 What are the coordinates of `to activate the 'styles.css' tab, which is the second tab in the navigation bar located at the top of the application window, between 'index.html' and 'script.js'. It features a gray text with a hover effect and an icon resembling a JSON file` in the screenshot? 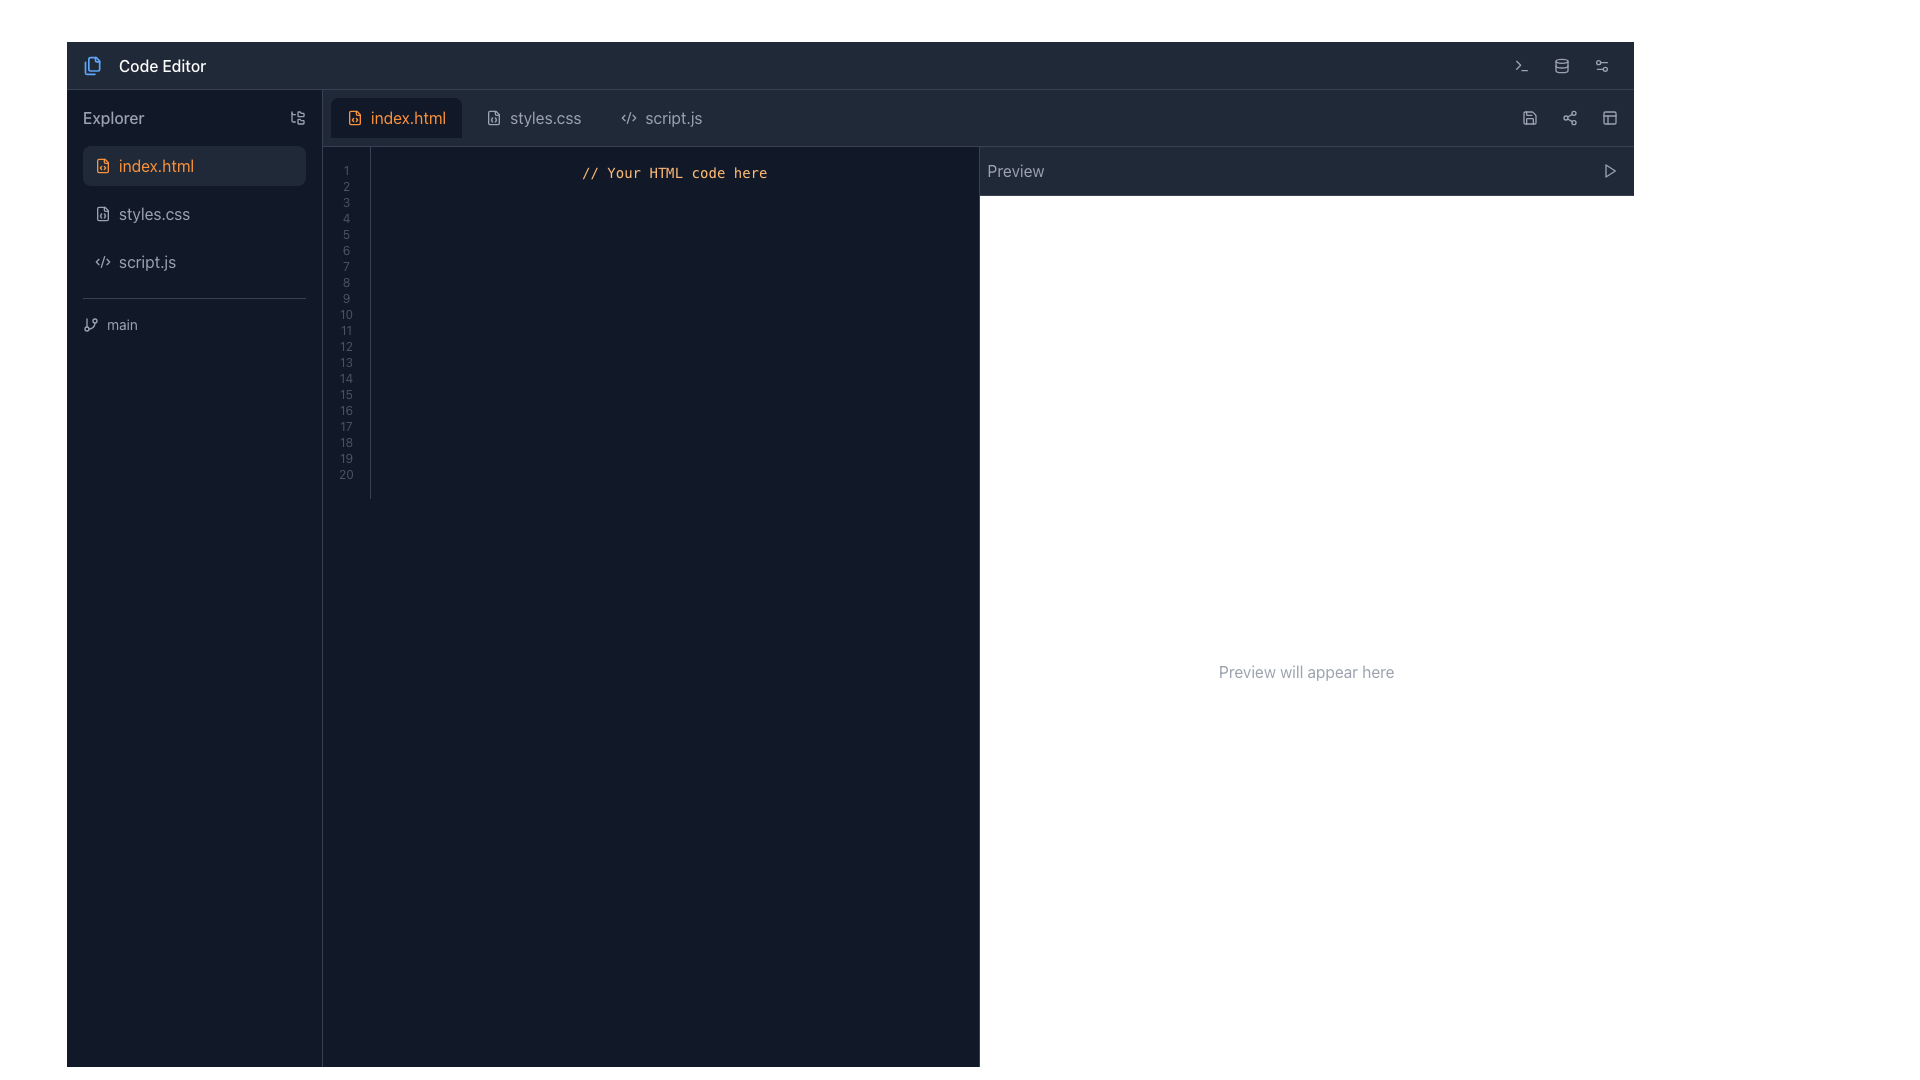 It's located at (533, 118).